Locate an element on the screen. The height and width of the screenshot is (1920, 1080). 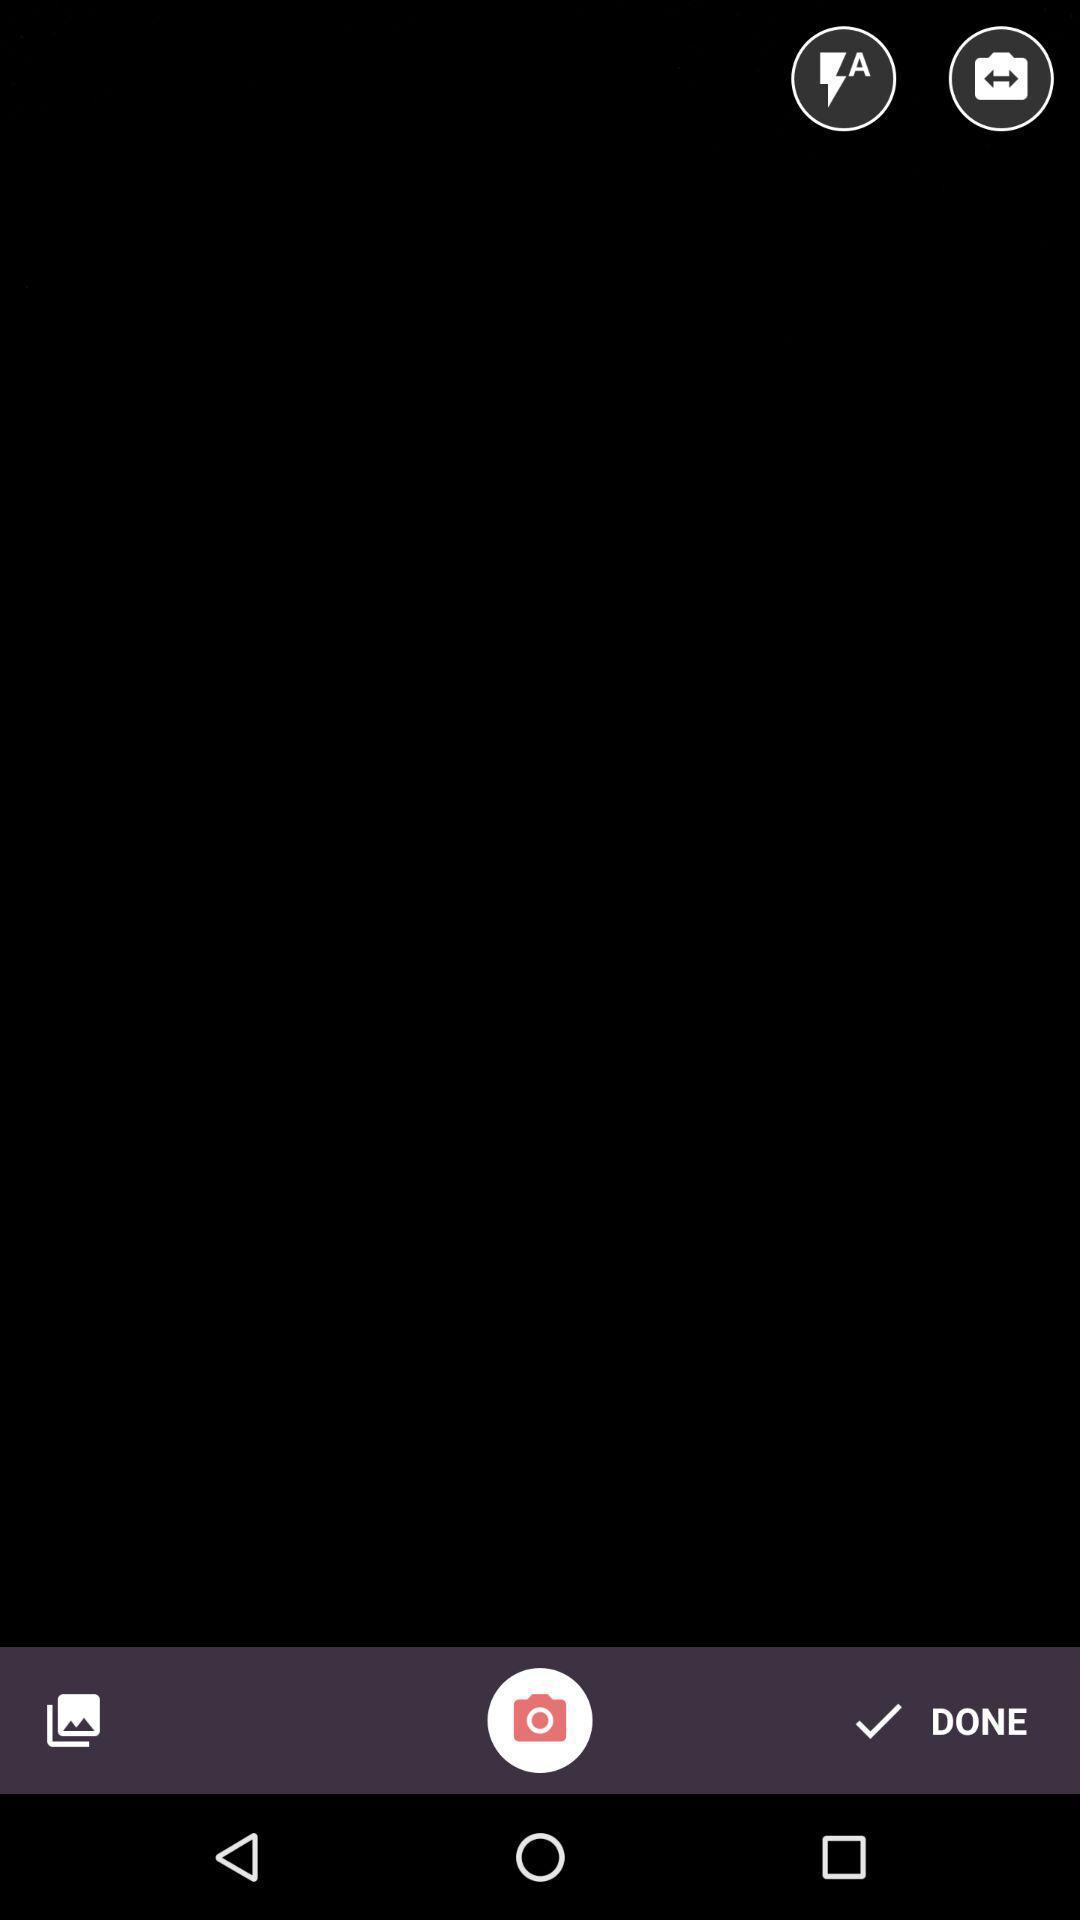
the wallpaper icon is located at coordinates (72, 1719).